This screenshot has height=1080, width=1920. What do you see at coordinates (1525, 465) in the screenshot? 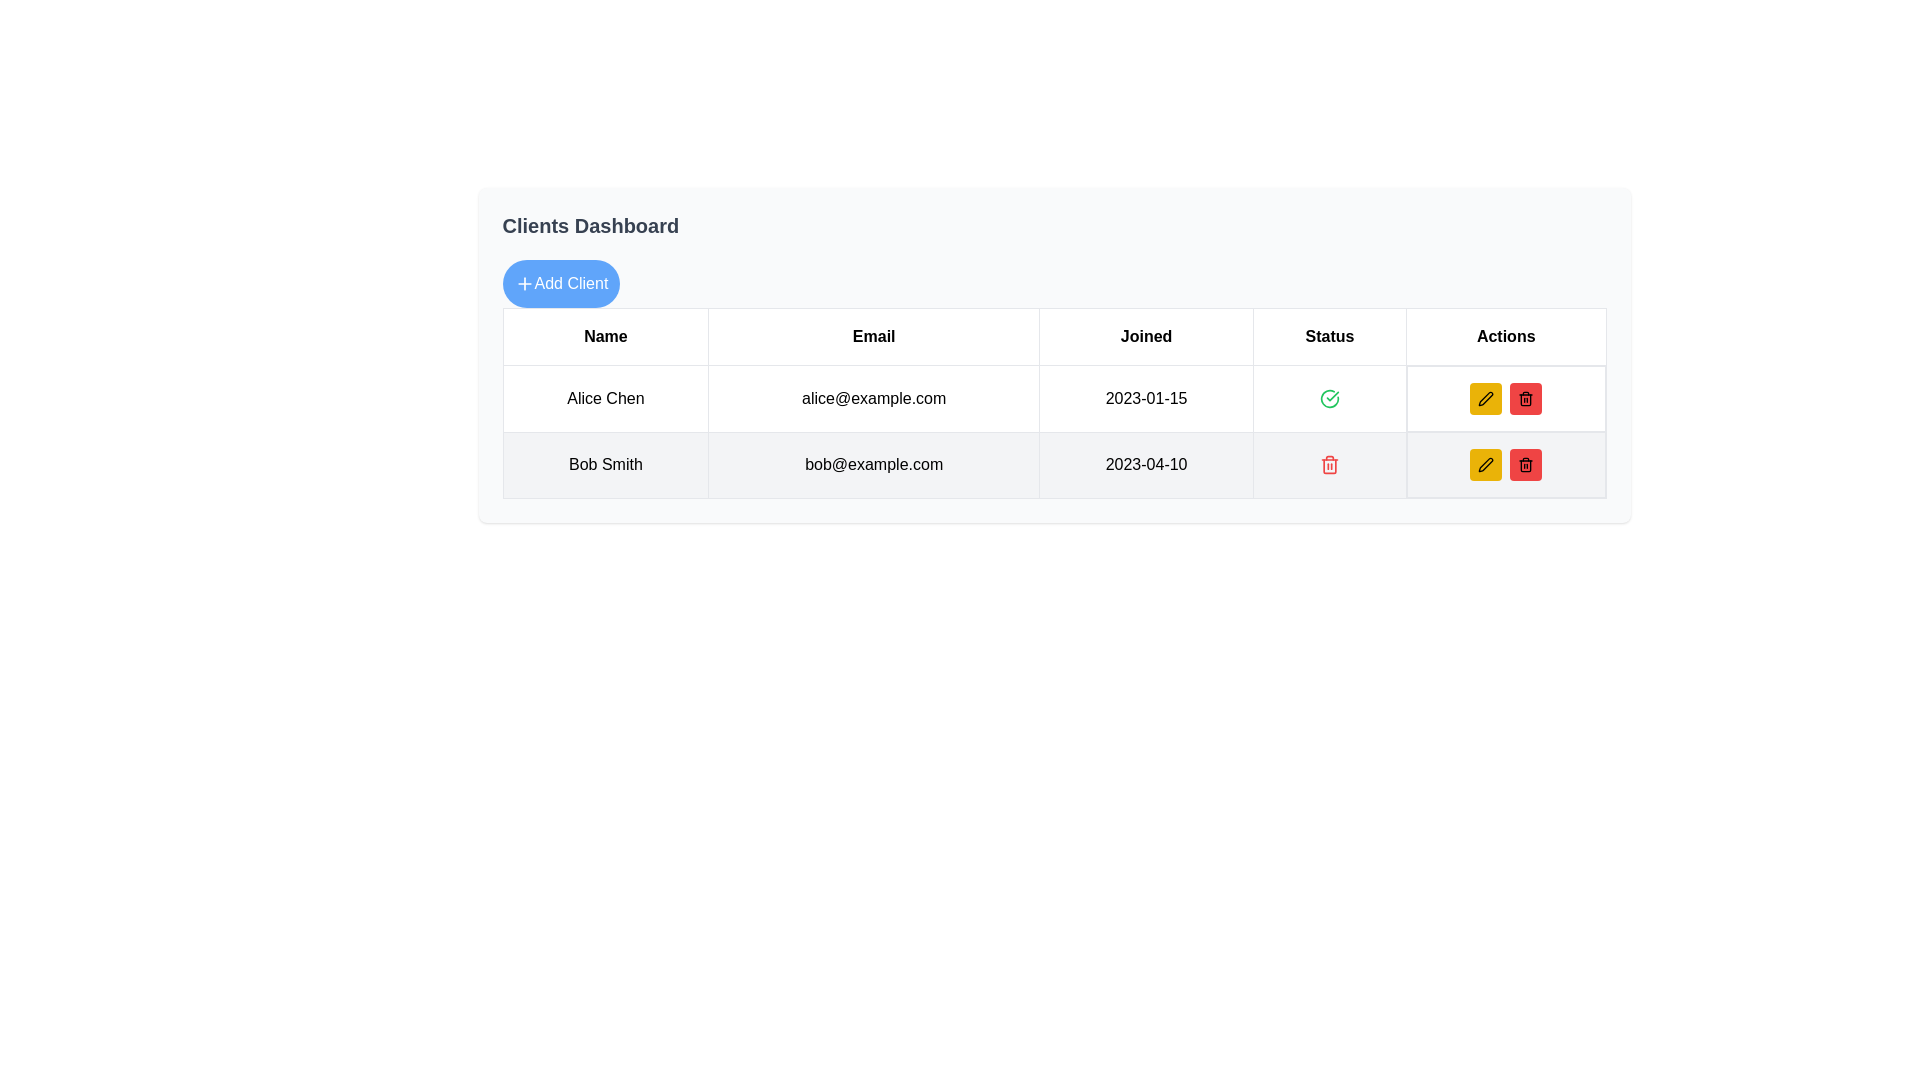
I see `the square red button with rounded corners containing a trash can icon in the second row of the 'Actions' column for user 'Bob Smith'` at bounding box center [1525, 465].